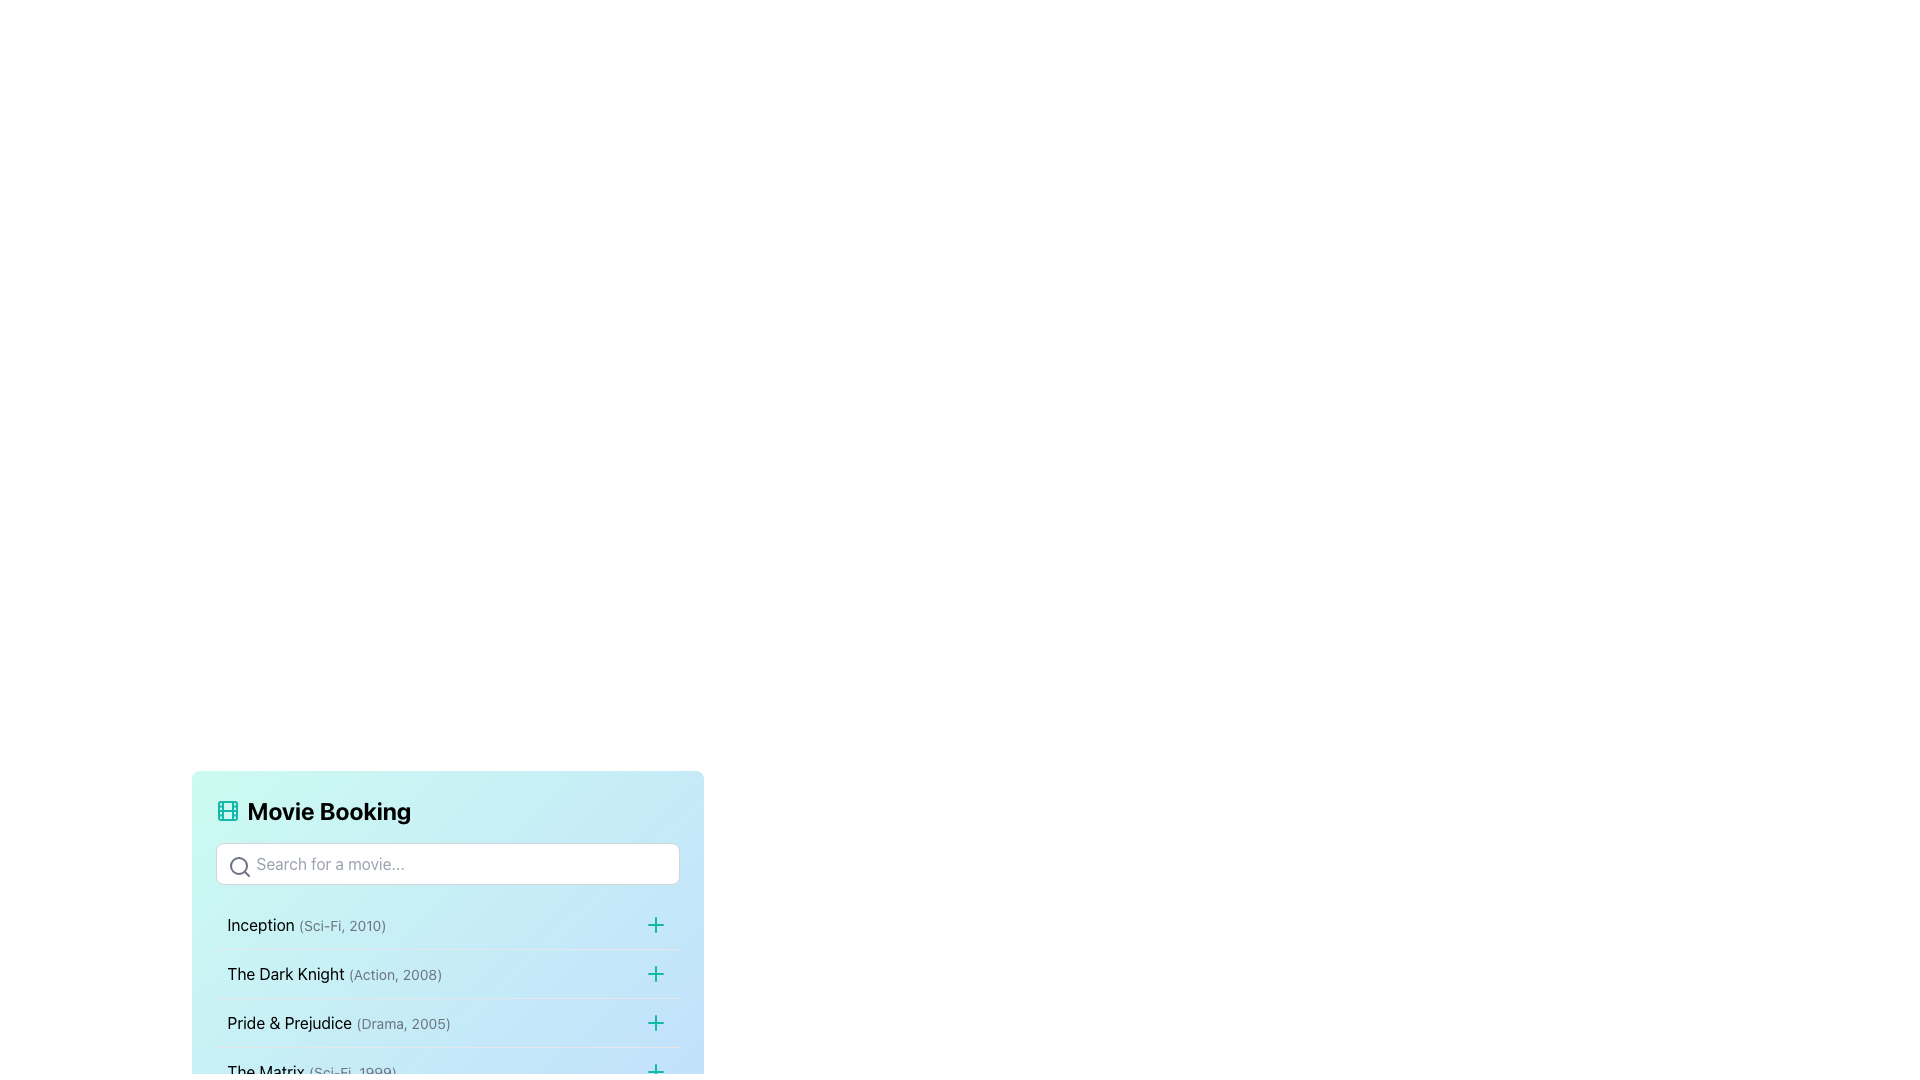 Image resolution: width=1920 pixels, height=1080 pixels. I want to click on the static text display for the third movie entry in the 'Movie Booking' section, which shows the title and details of the movie, so click(339, 1022).